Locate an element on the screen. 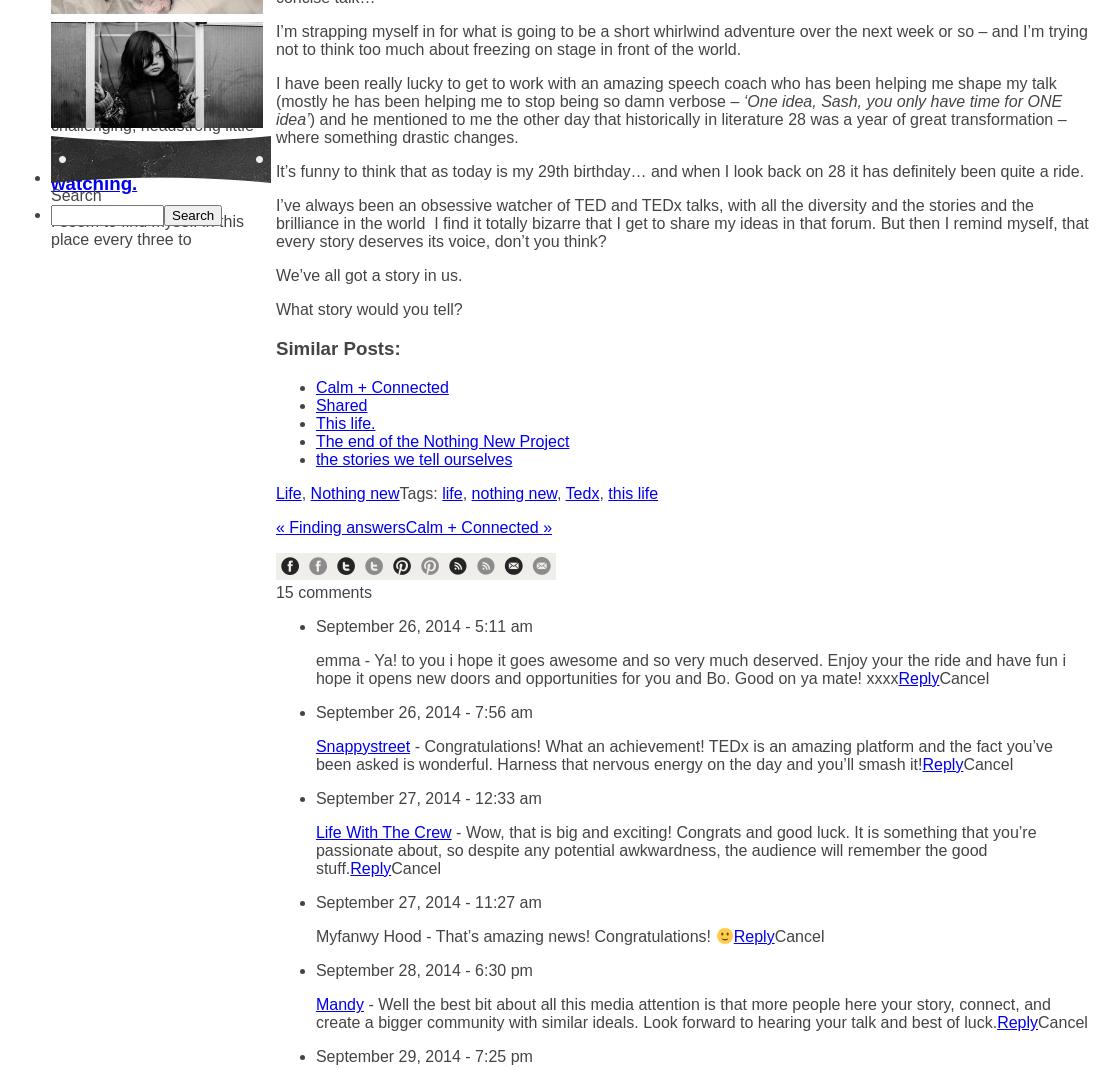  'Shared' is located at coordinates (314, 403).